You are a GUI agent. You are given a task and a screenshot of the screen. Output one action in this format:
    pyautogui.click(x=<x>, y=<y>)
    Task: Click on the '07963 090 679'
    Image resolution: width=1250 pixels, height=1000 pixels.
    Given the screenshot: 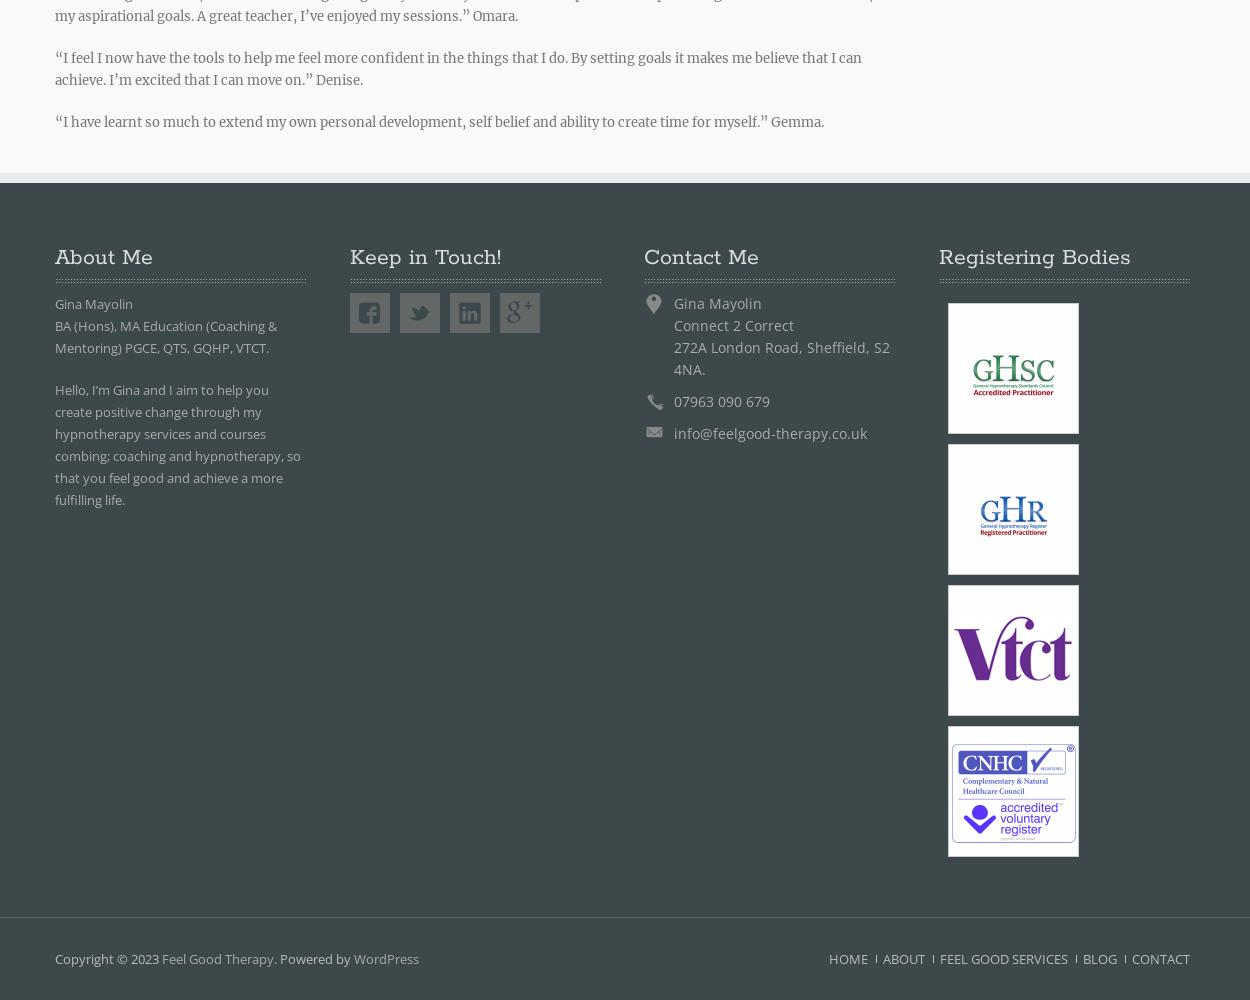 What is the action you would take?
    pyautogui.click(x=721, y=401)
    